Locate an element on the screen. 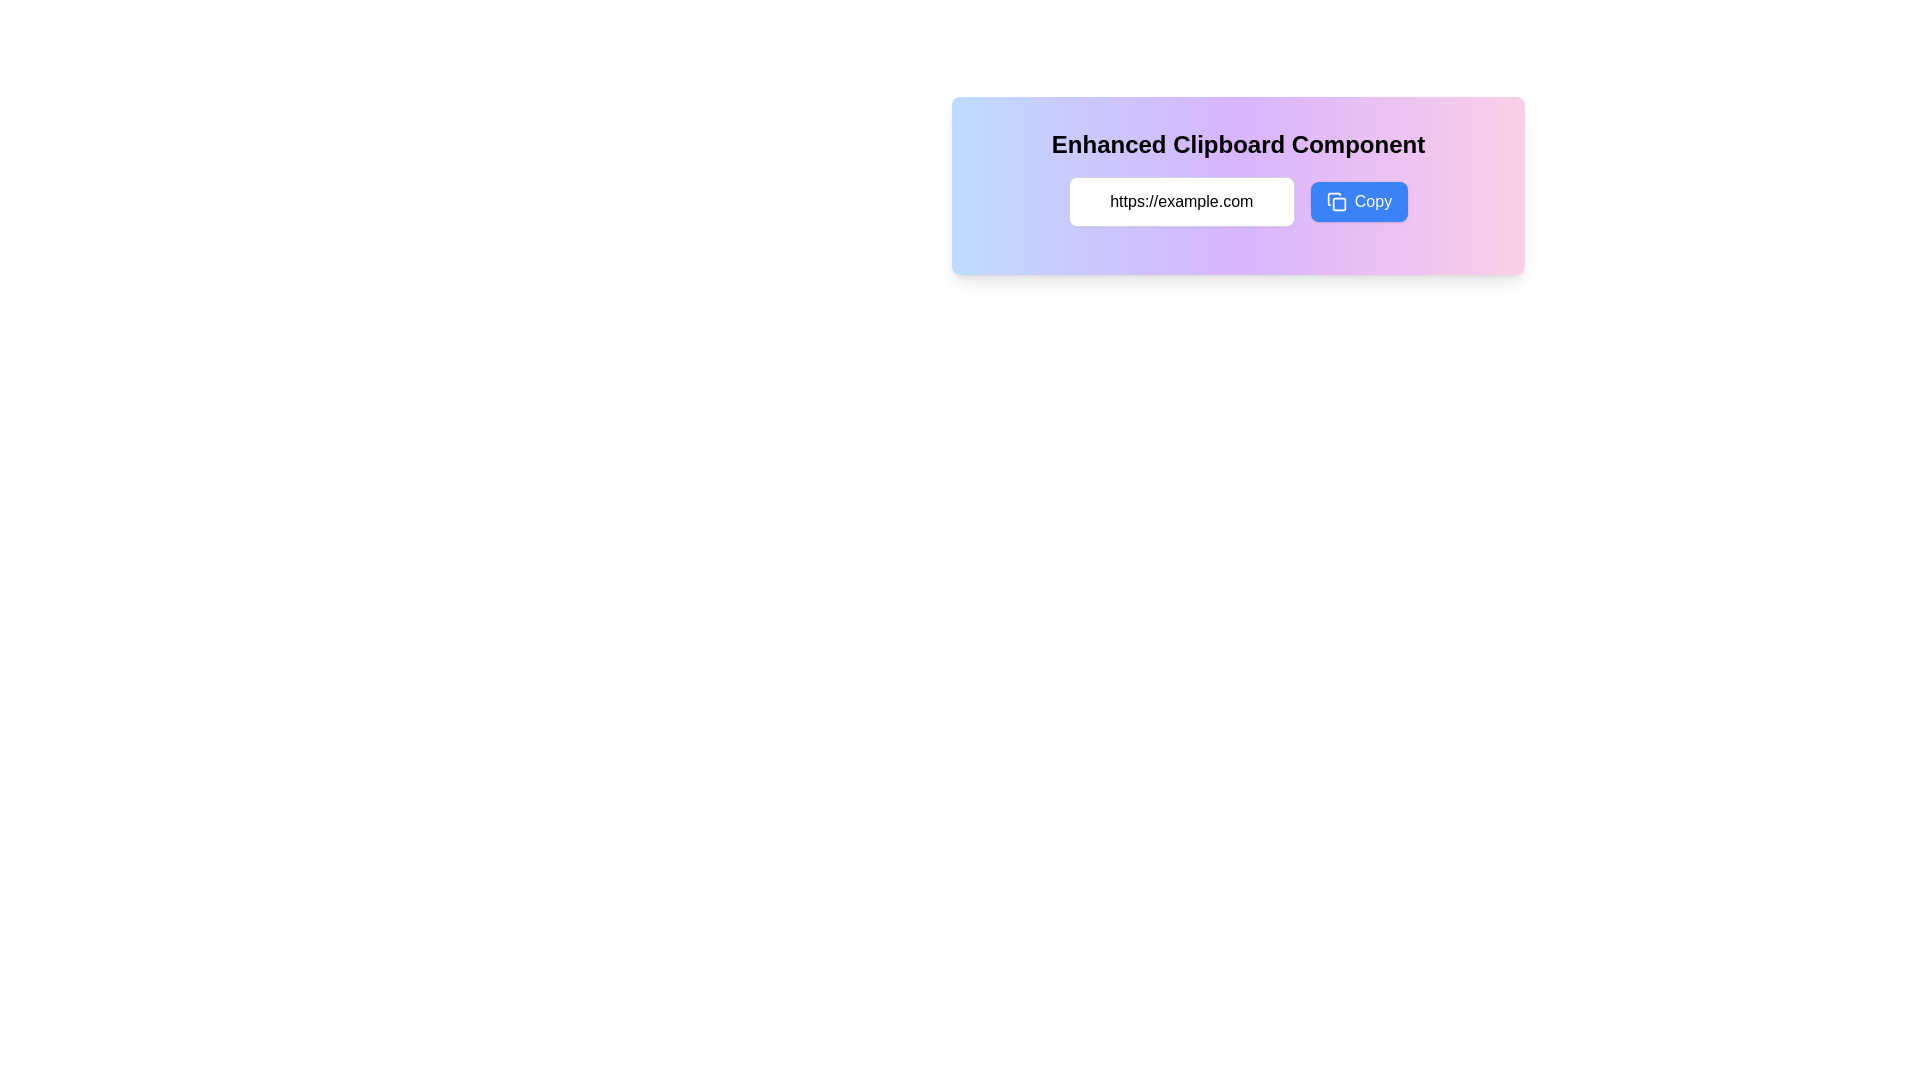 This screenshot has height=1080, width=1920. the read-only URL text input field located centrally within the 'Enhanced Clipboard Component', next to the blue 'Copy' button is located at coordinates (1237, 201).